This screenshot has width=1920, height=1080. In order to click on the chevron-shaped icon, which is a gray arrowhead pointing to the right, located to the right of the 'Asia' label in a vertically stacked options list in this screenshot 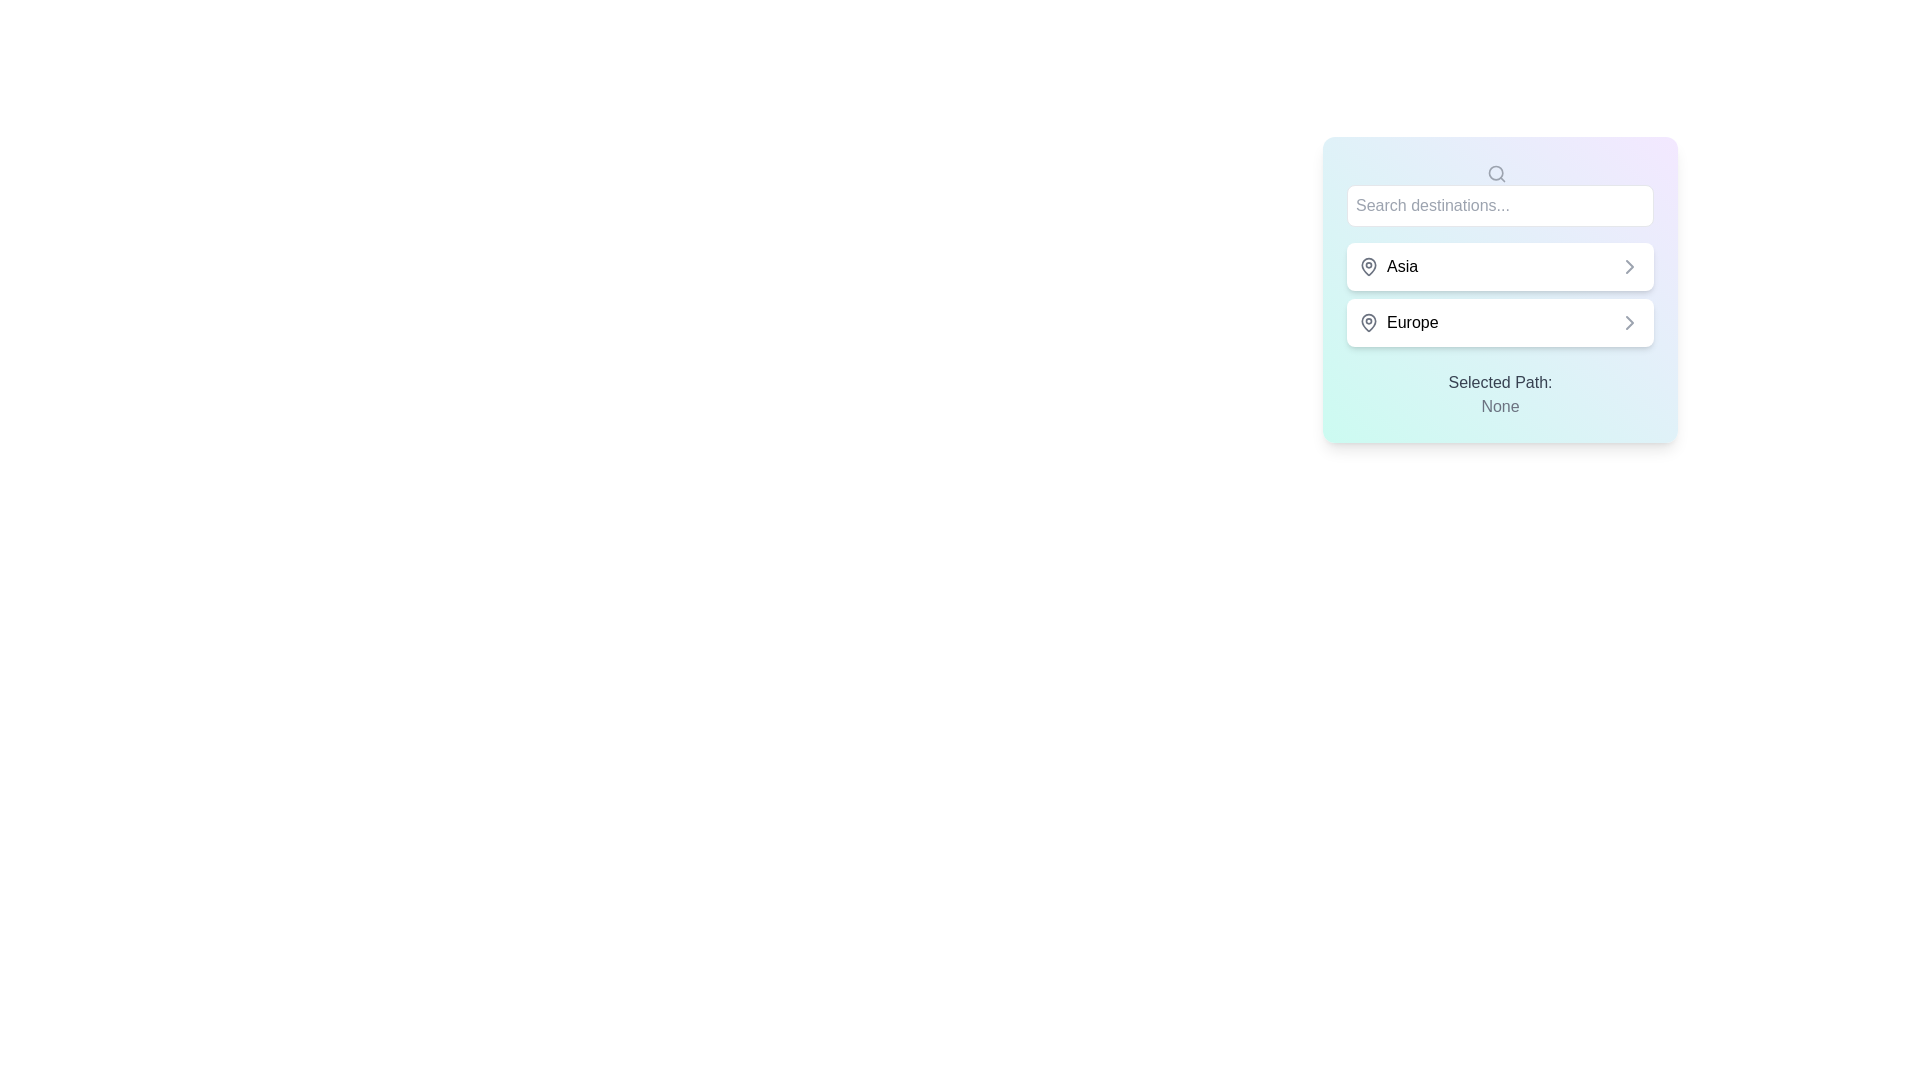, I will do `click(1630, 265)`.